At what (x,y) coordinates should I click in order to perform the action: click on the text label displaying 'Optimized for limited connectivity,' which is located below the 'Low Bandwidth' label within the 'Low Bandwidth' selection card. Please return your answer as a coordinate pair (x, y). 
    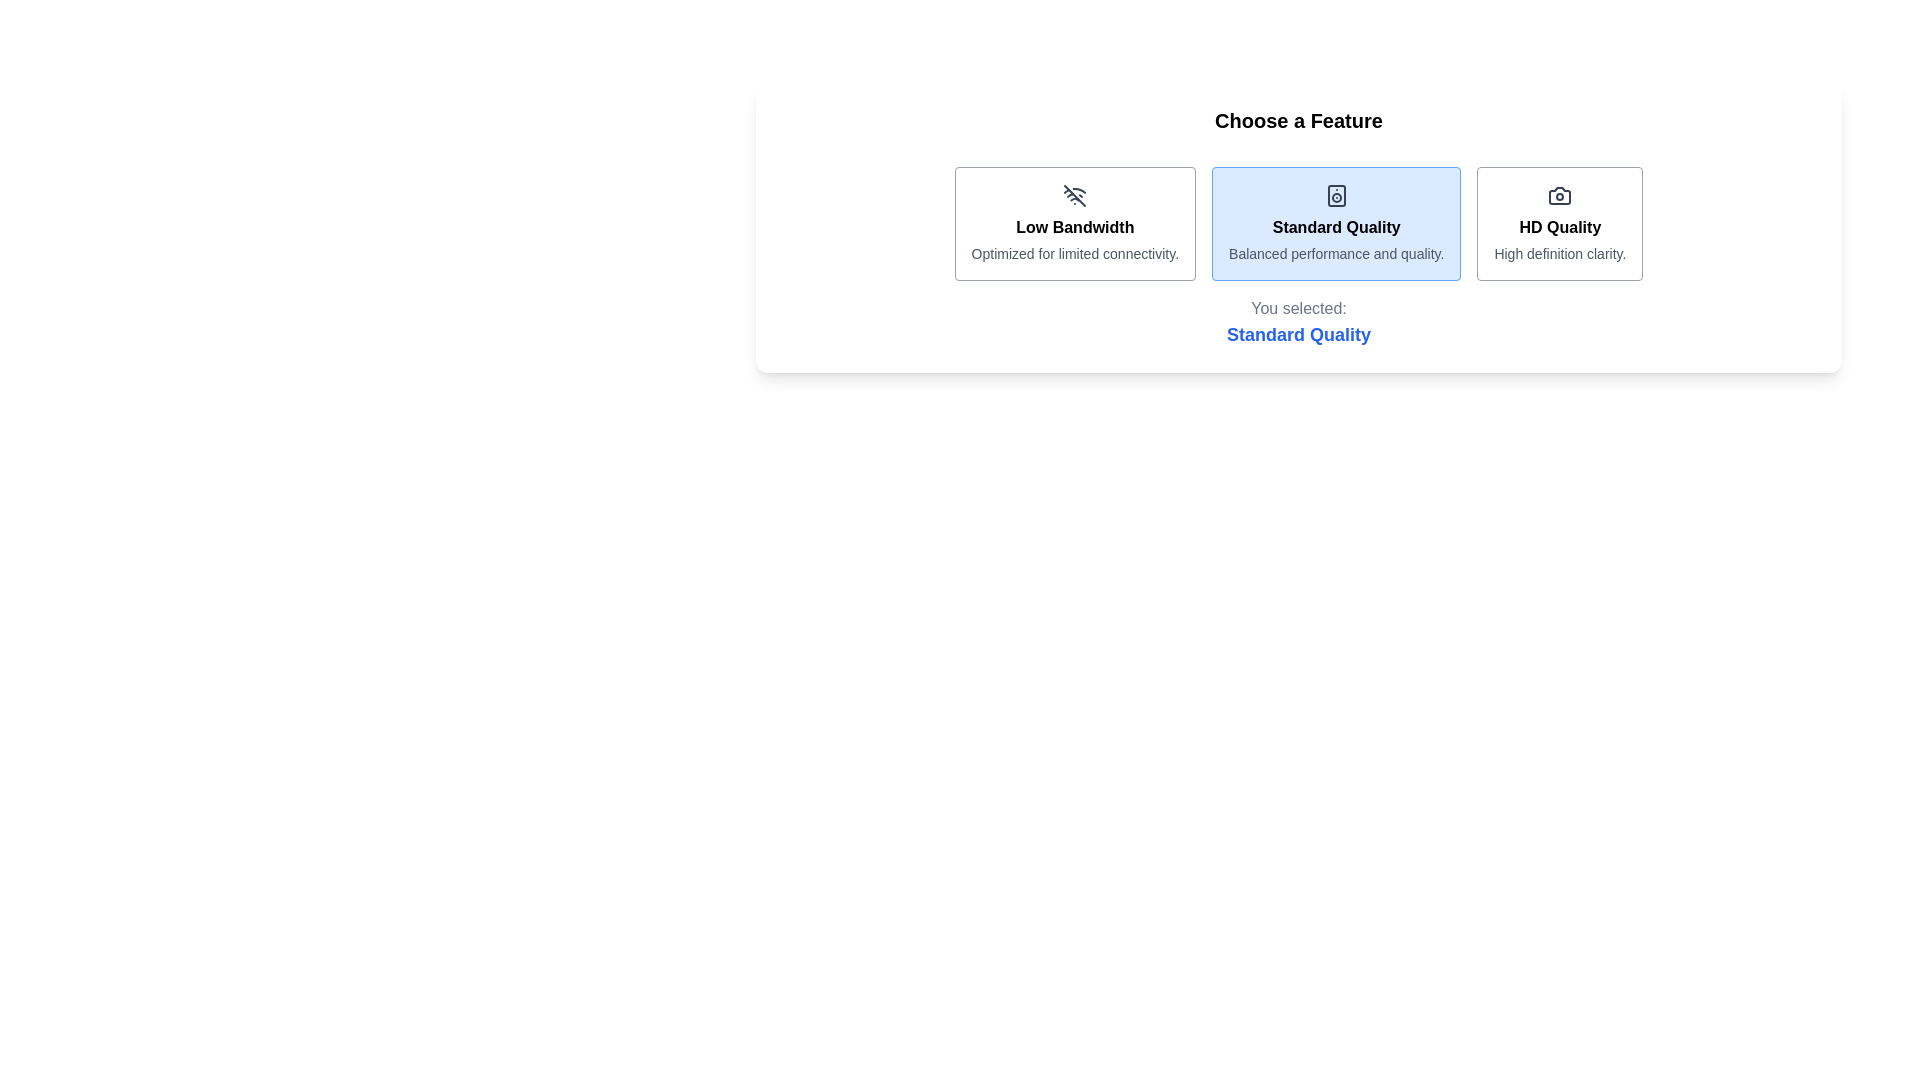
    Looking at the image, I should click on (1074, 253).